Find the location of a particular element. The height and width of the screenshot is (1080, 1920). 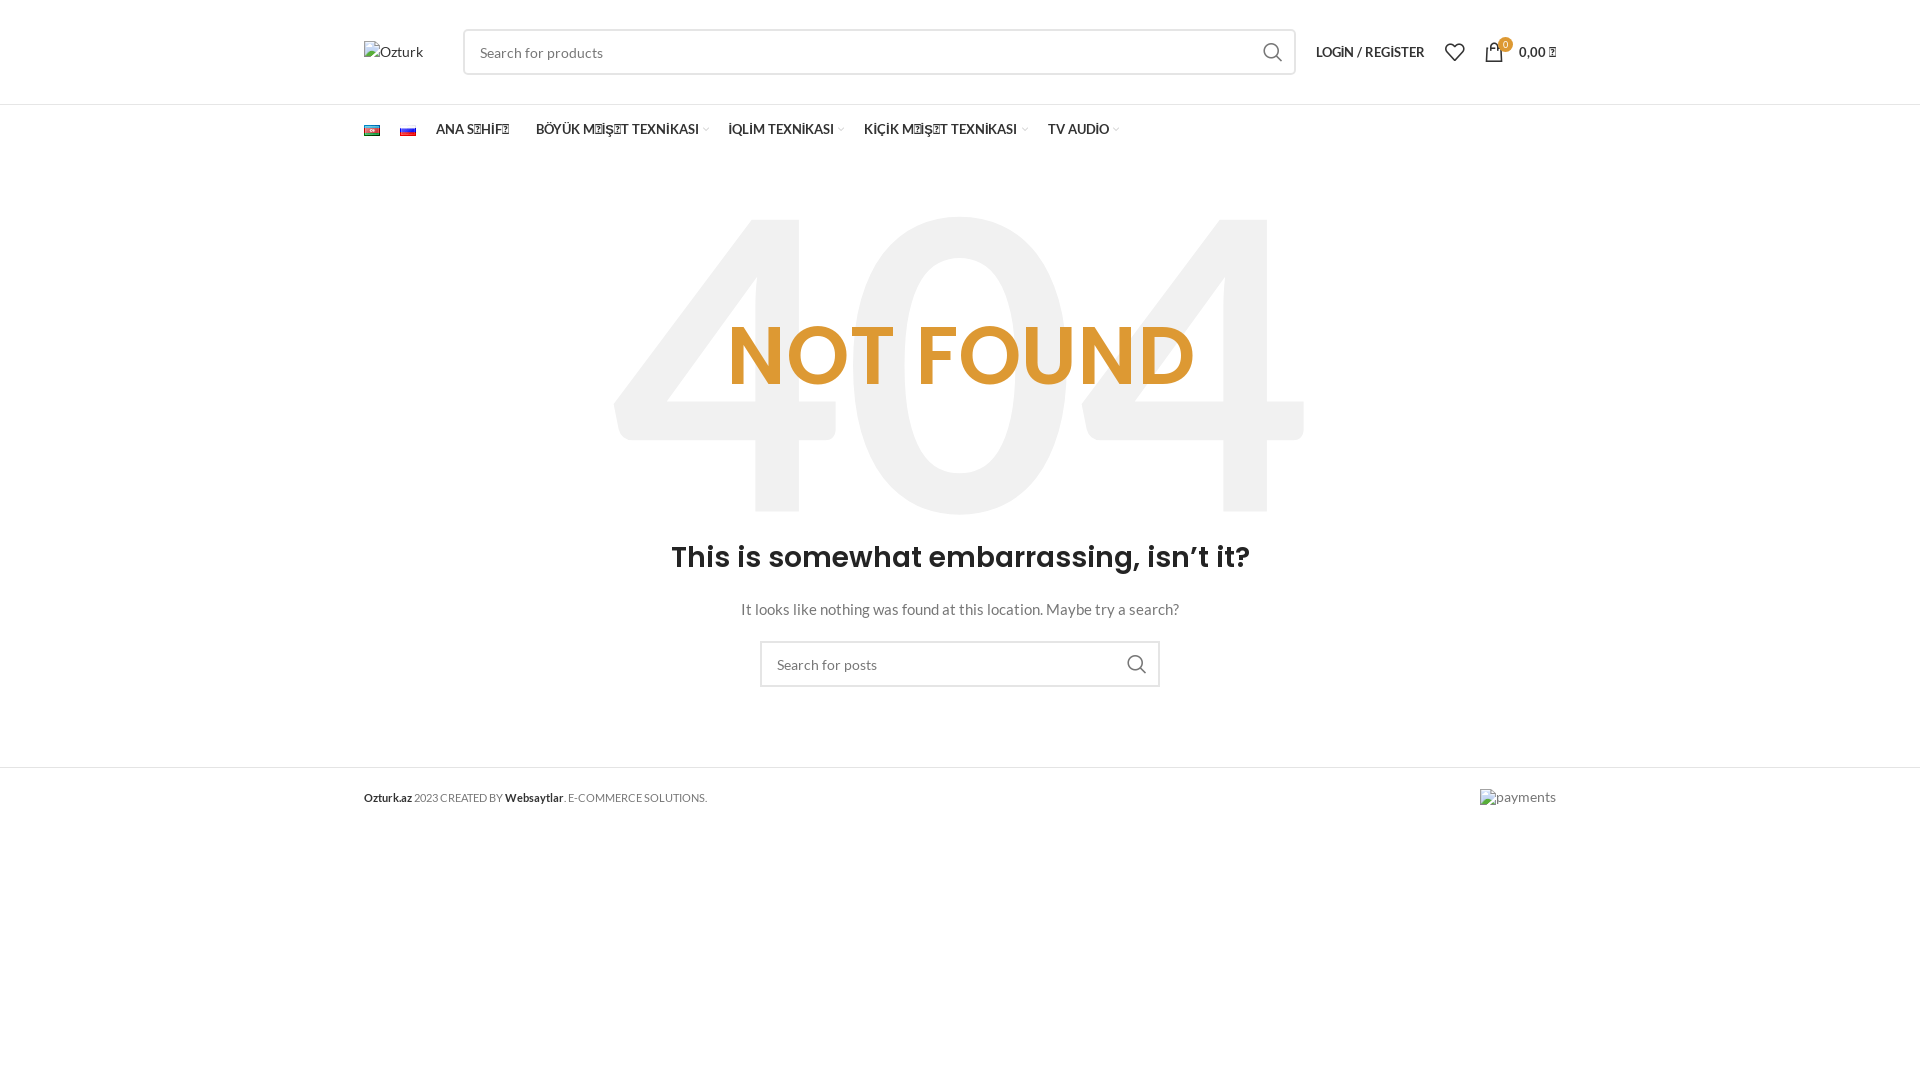

'Search for posts' is located at coordinates (960, 663).